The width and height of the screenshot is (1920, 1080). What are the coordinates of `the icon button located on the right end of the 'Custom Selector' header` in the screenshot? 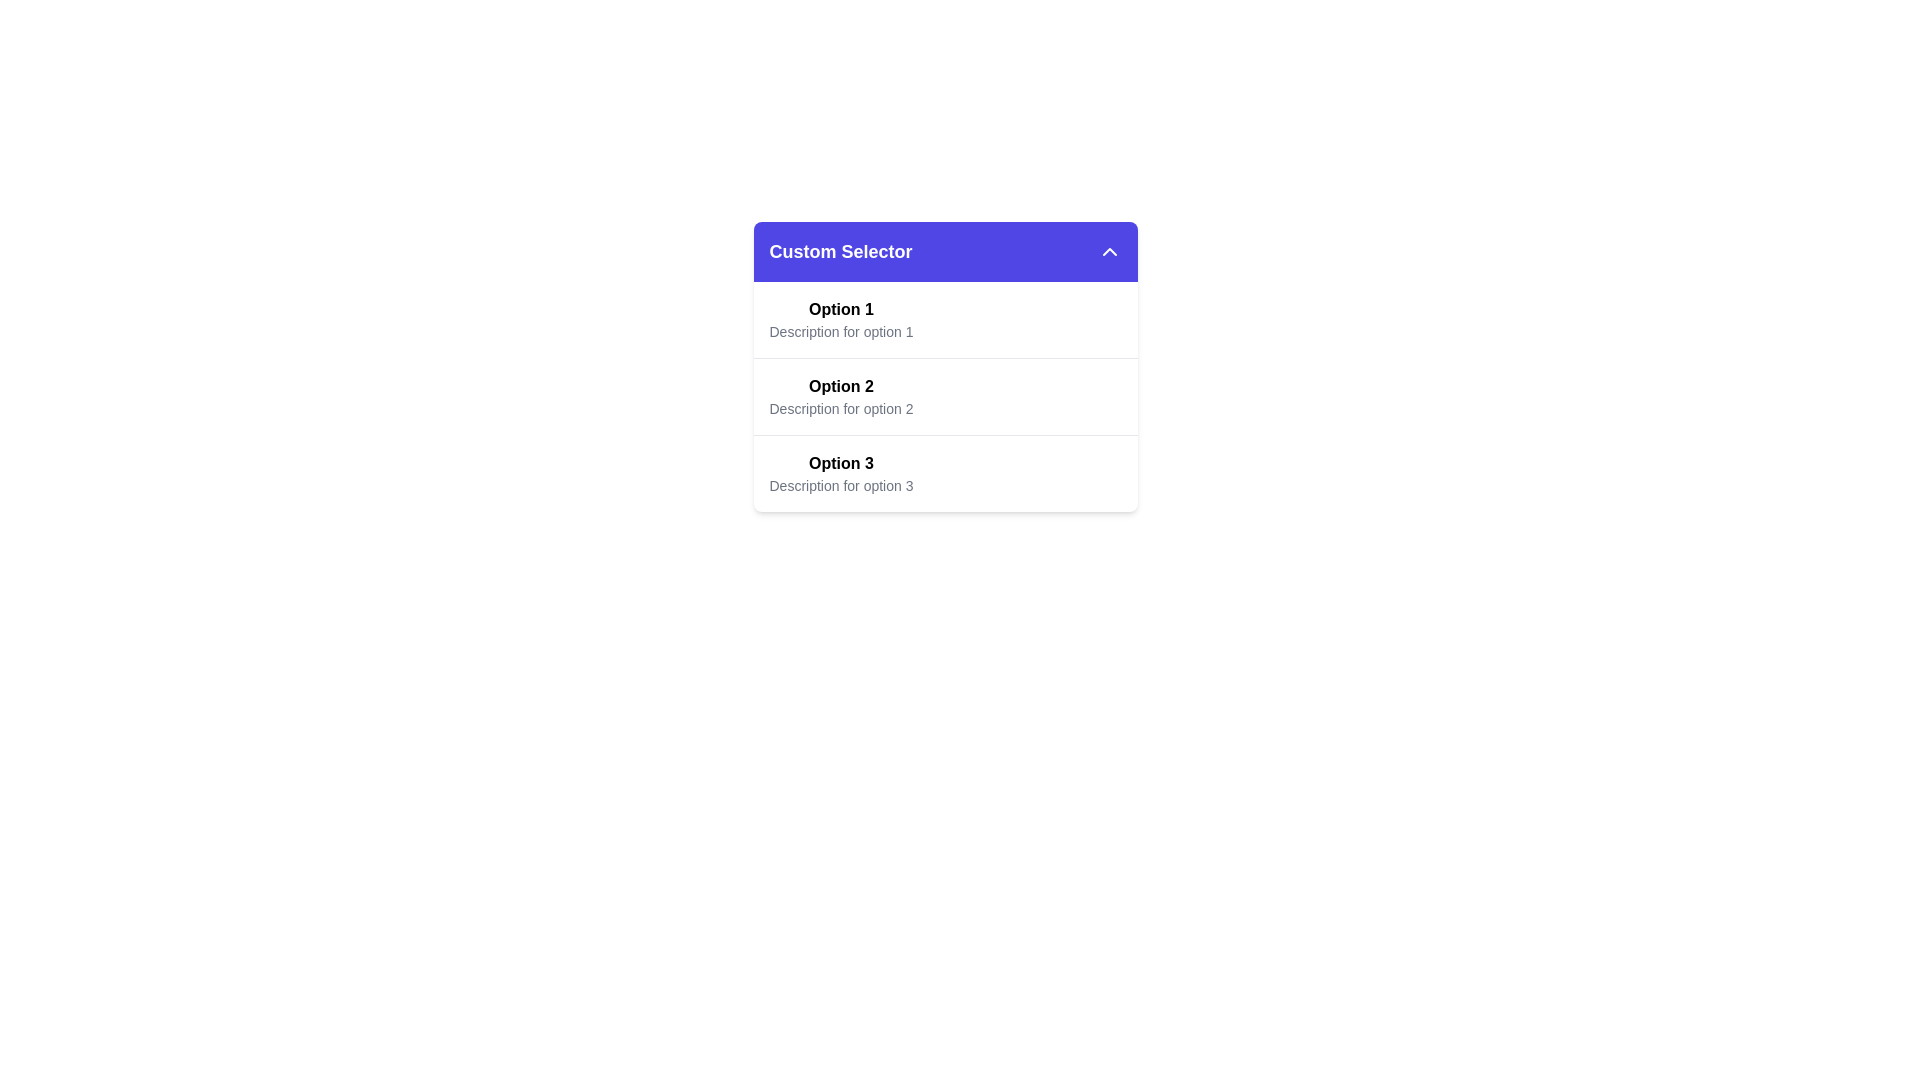 It's located at (1108, 250).